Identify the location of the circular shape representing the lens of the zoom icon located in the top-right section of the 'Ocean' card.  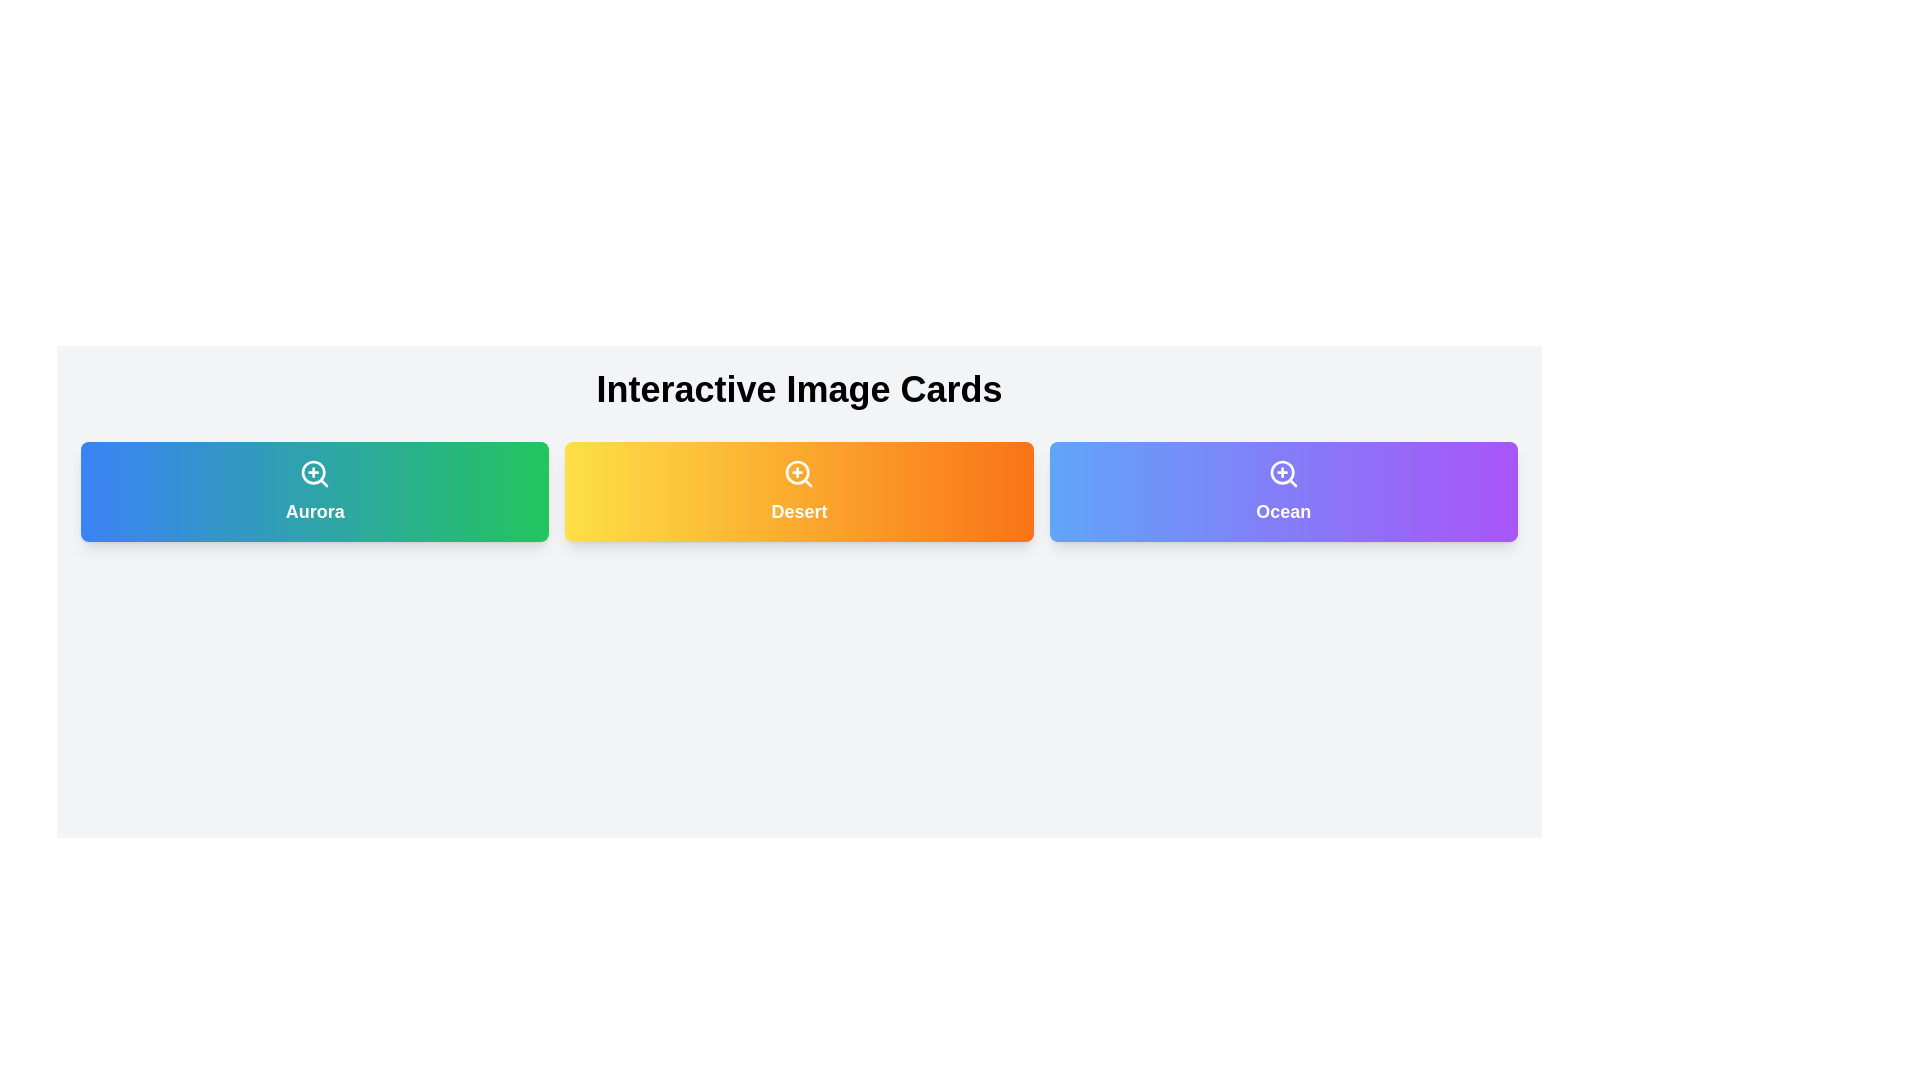
(1282, 472).